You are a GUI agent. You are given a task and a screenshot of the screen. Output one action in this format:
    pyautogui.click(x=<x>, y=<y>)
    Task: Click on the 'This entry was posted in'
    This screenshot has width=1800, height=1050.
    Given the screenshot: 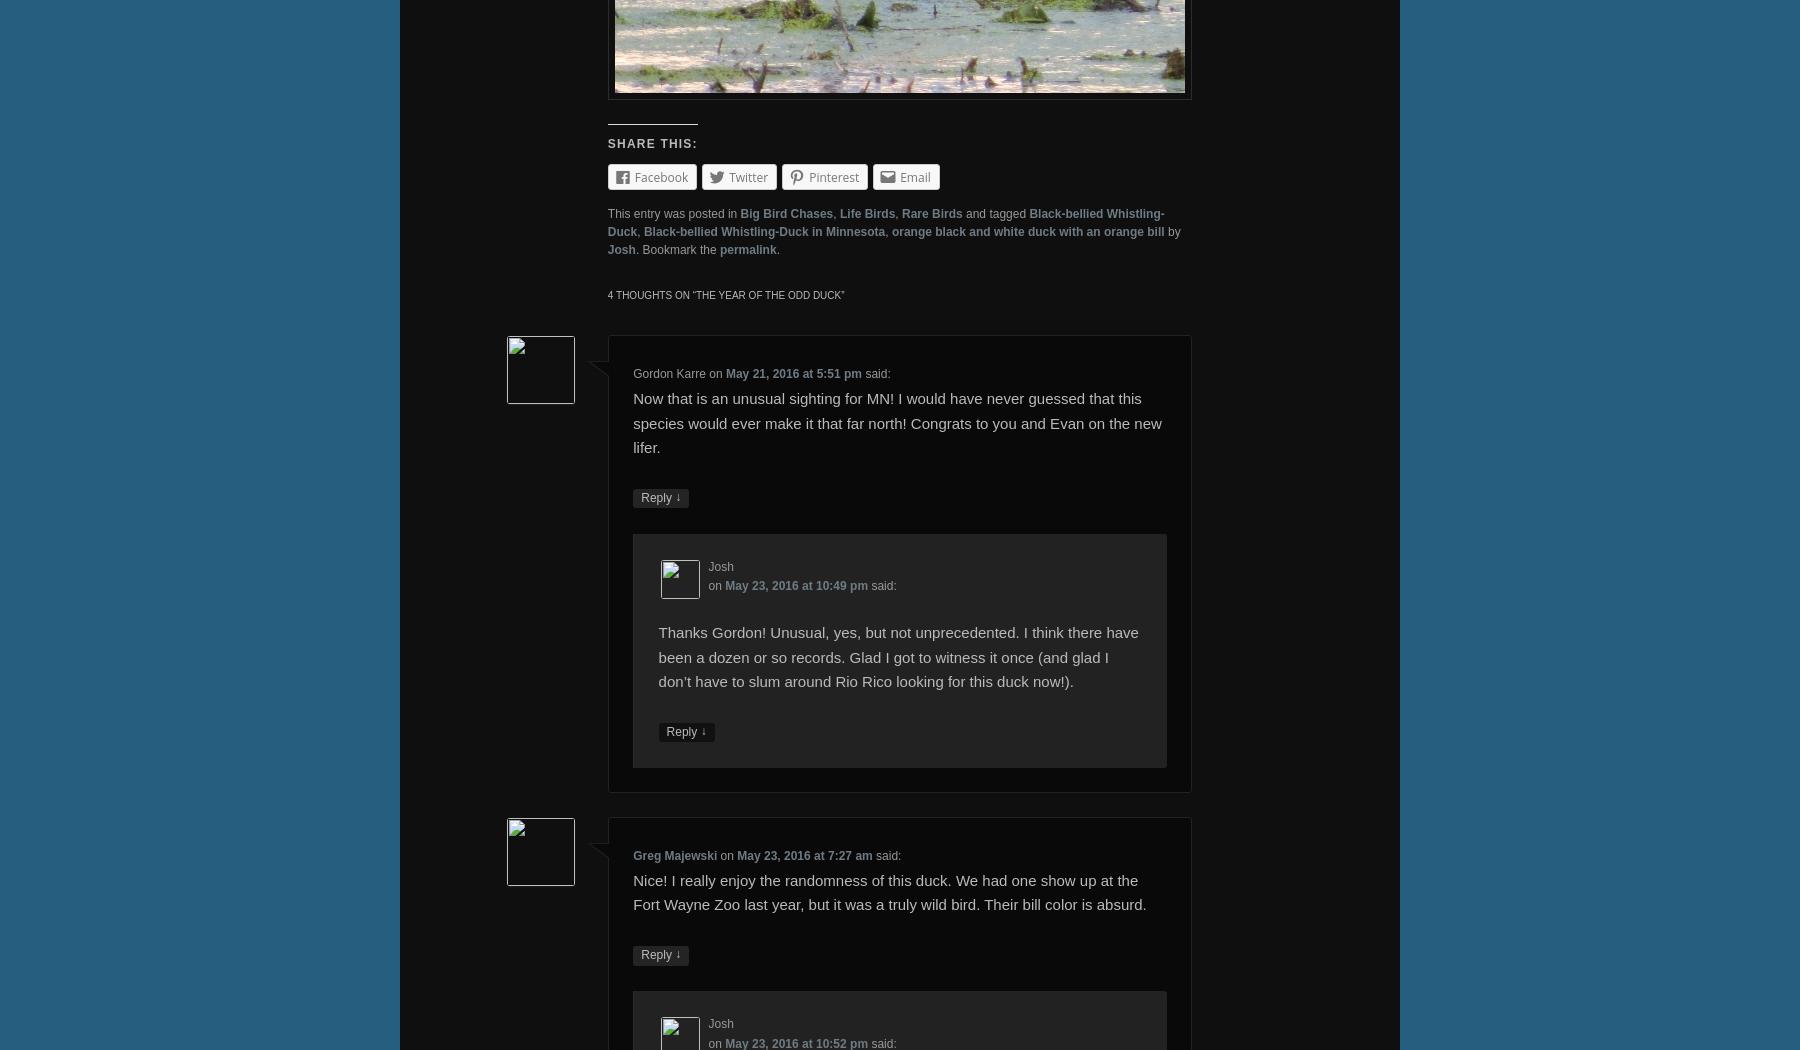 What is the action you would take?
    pyautogui.click(x=673, y=212)
    